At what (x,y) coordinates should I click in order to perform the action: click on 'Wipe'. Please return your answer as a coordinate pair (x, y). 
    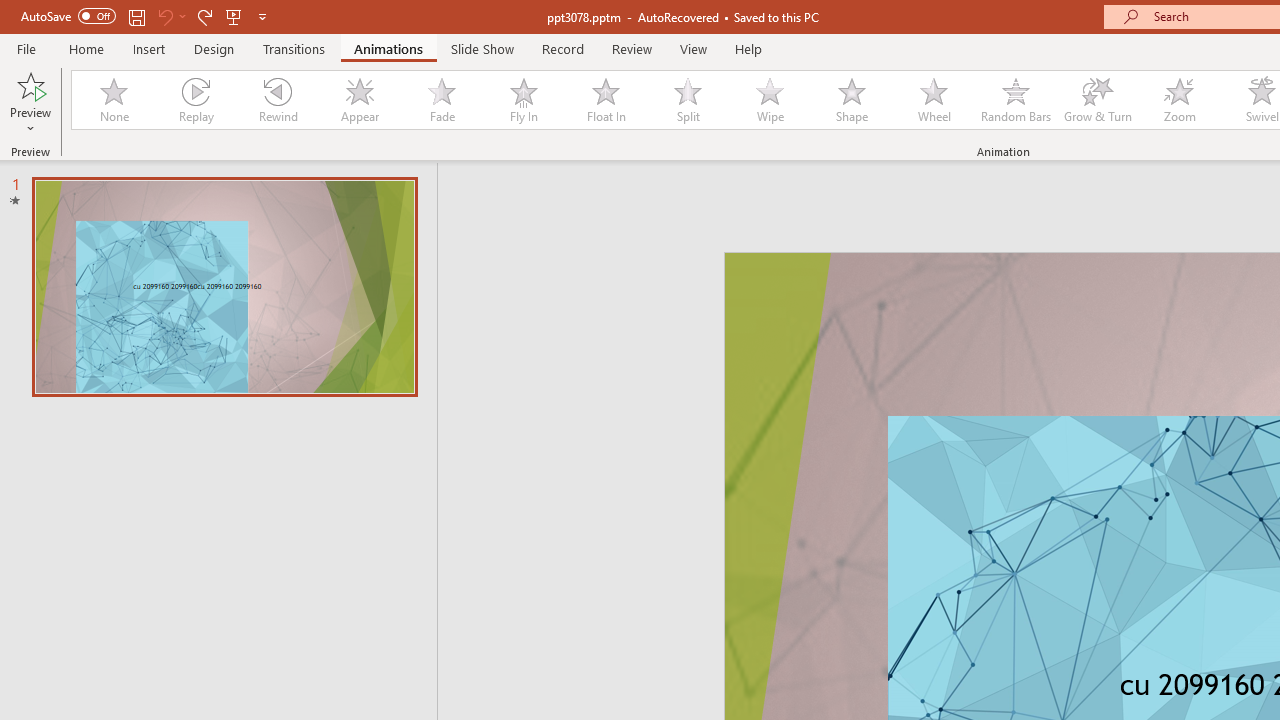
    Looking at the image, I should click on (769, 100).